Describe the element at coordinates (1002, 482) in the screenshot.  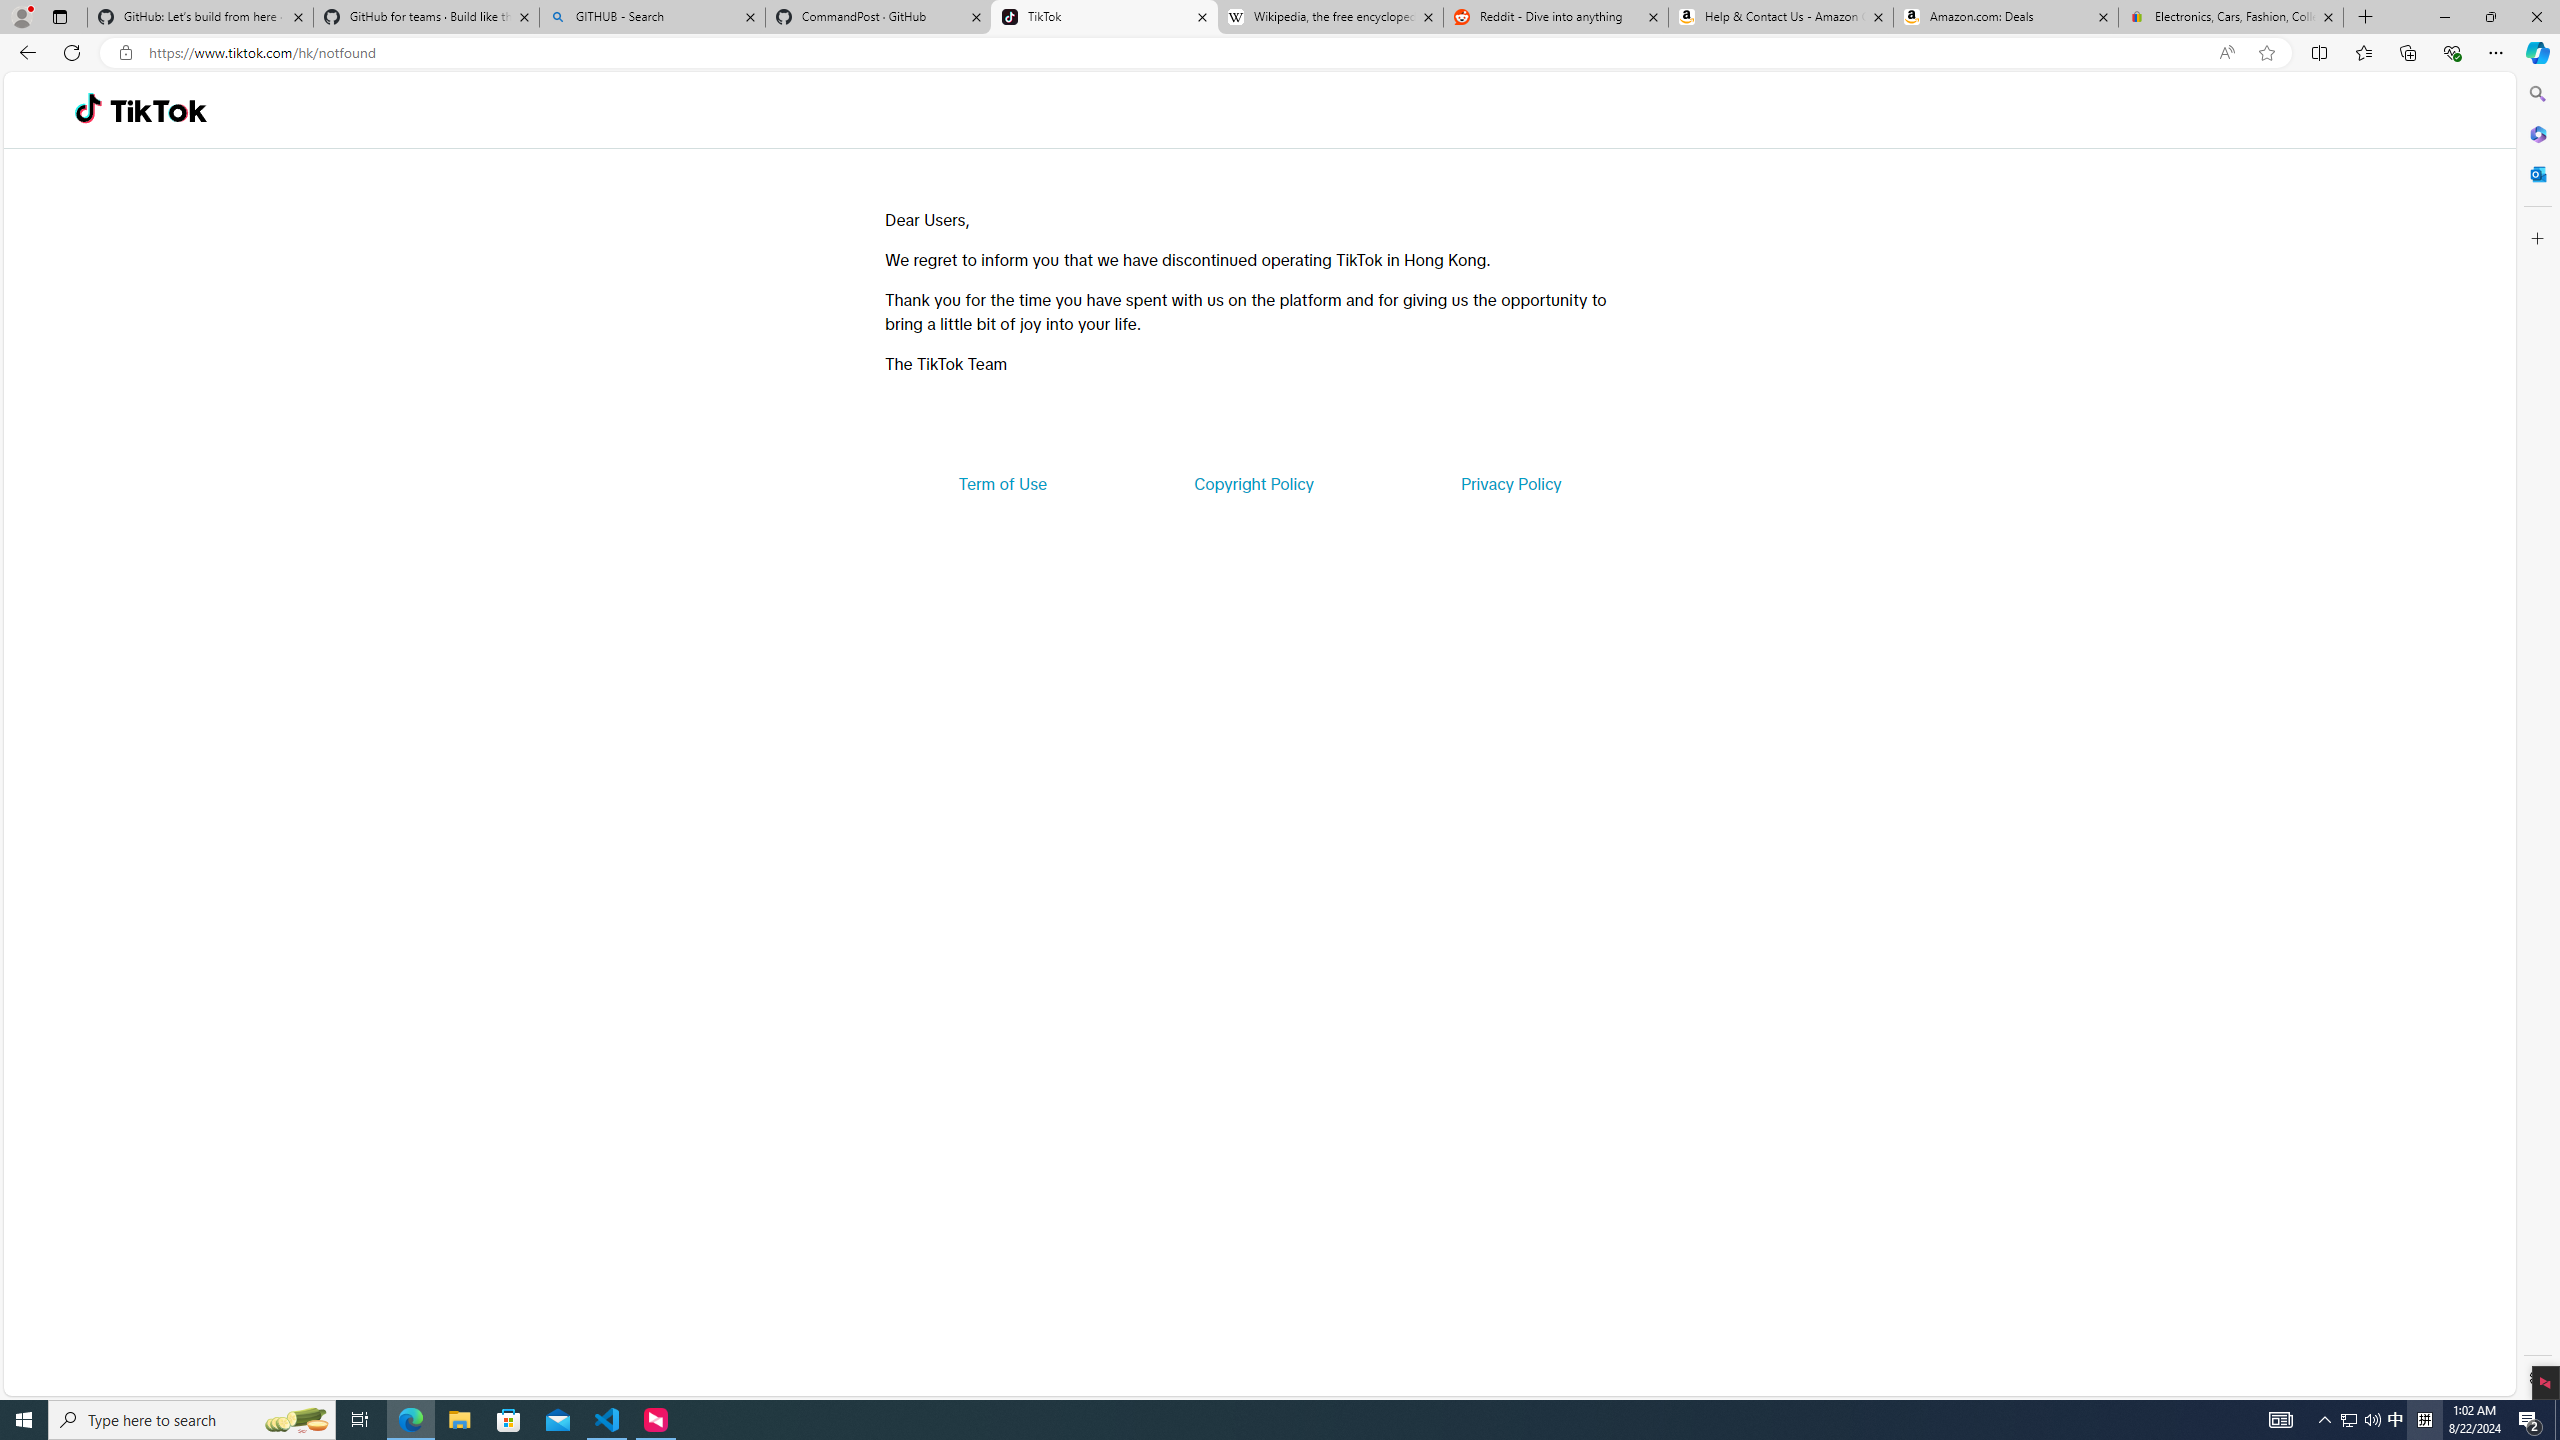
I see `'Term of Use'` at that location.